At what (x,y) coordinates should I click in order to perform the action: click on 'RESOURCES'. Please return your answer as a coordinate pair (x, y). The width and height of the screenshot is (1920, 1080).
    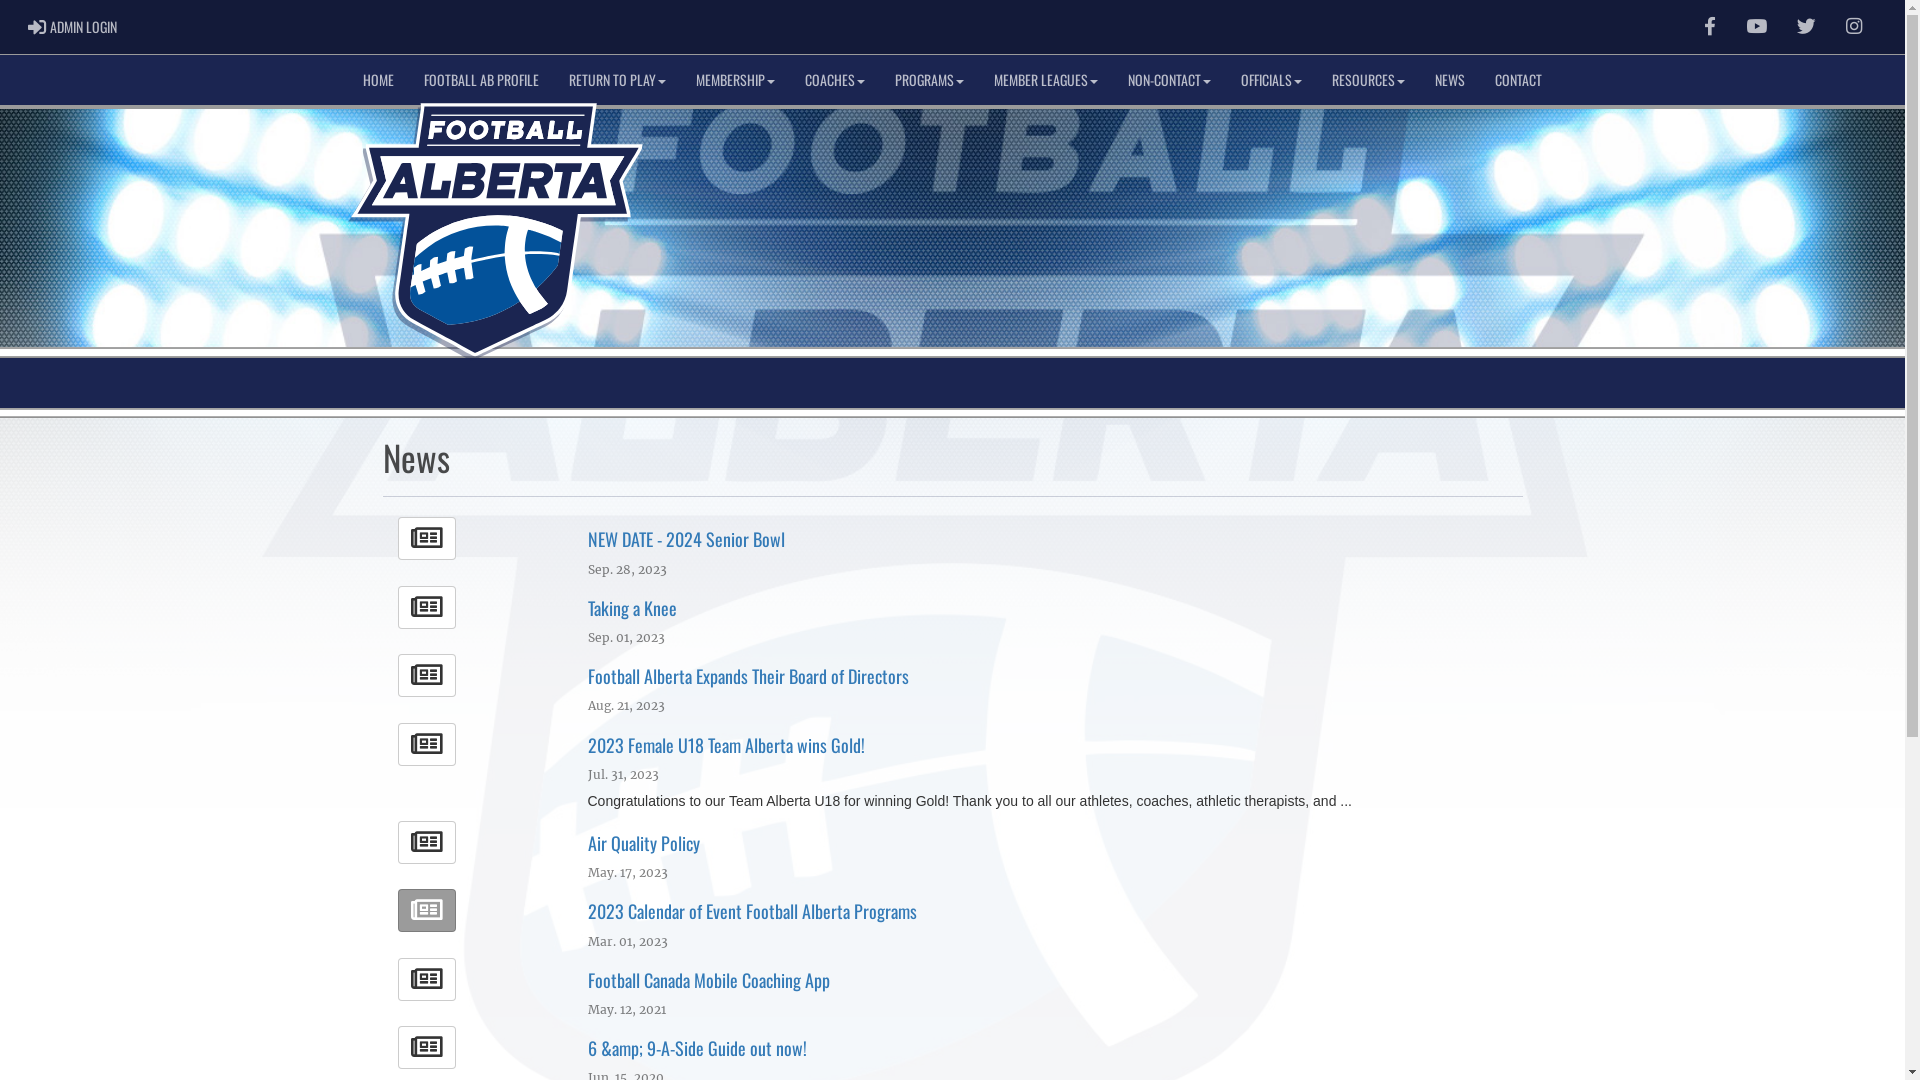
    Looking at the image, I should click on (1316, 79).